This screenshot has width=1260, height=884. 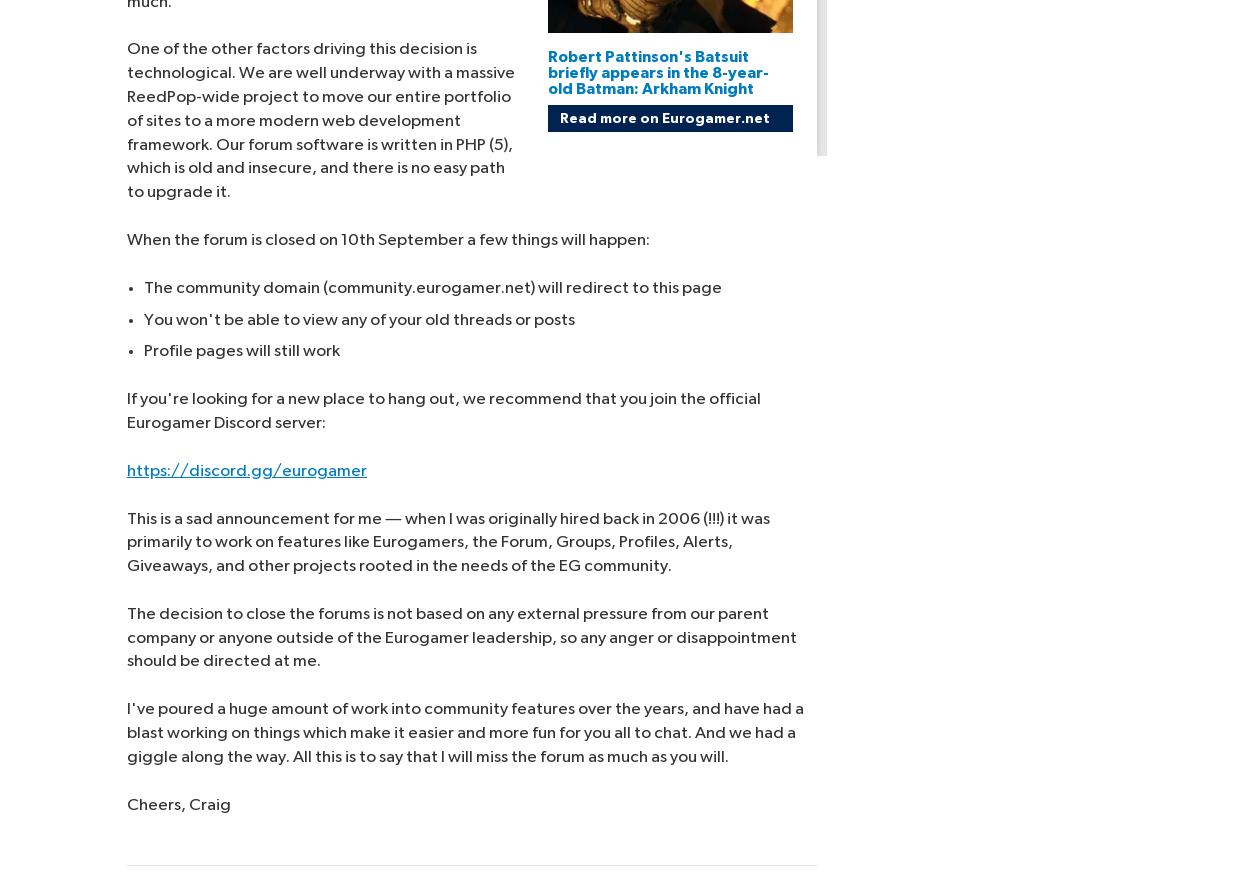 What do you see at coordinates (619, 126) in the screenshot?
I see `'Cookie Policy'` at bounding box center [619, 126].